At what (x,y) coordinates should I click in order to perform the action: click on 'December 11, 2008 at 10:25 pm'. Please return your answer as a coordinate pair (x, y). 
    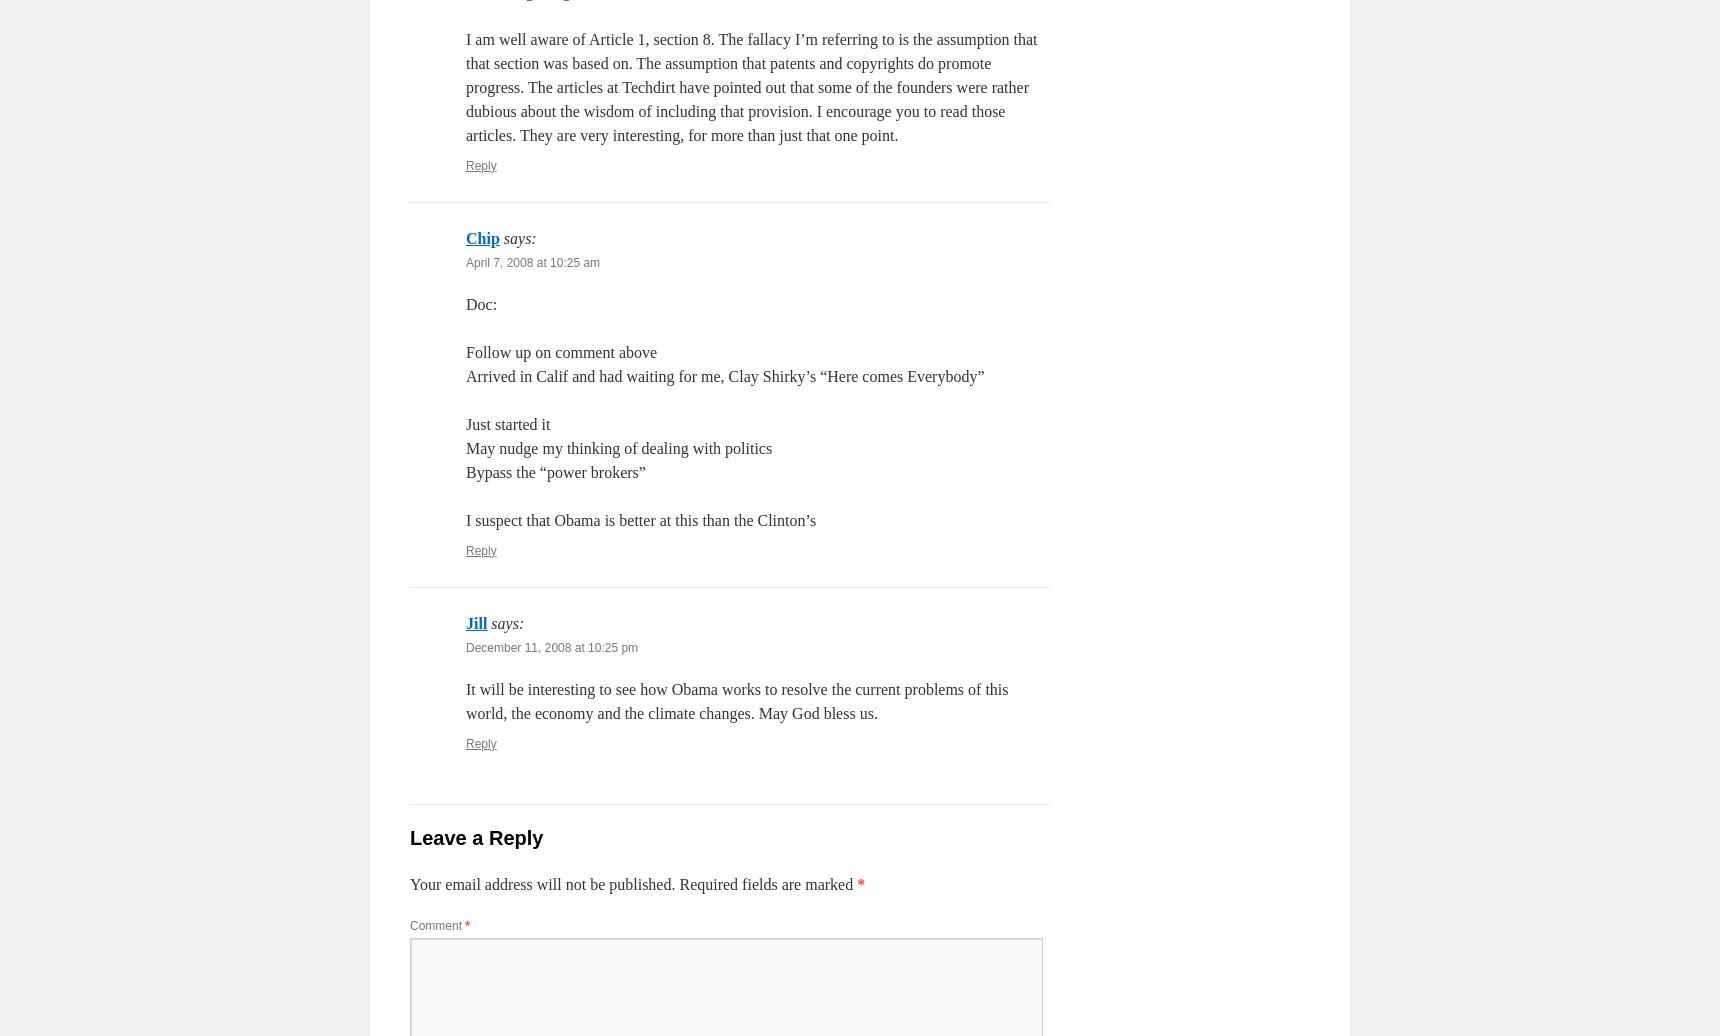
    Looking at the image, I should click on (551, 646).